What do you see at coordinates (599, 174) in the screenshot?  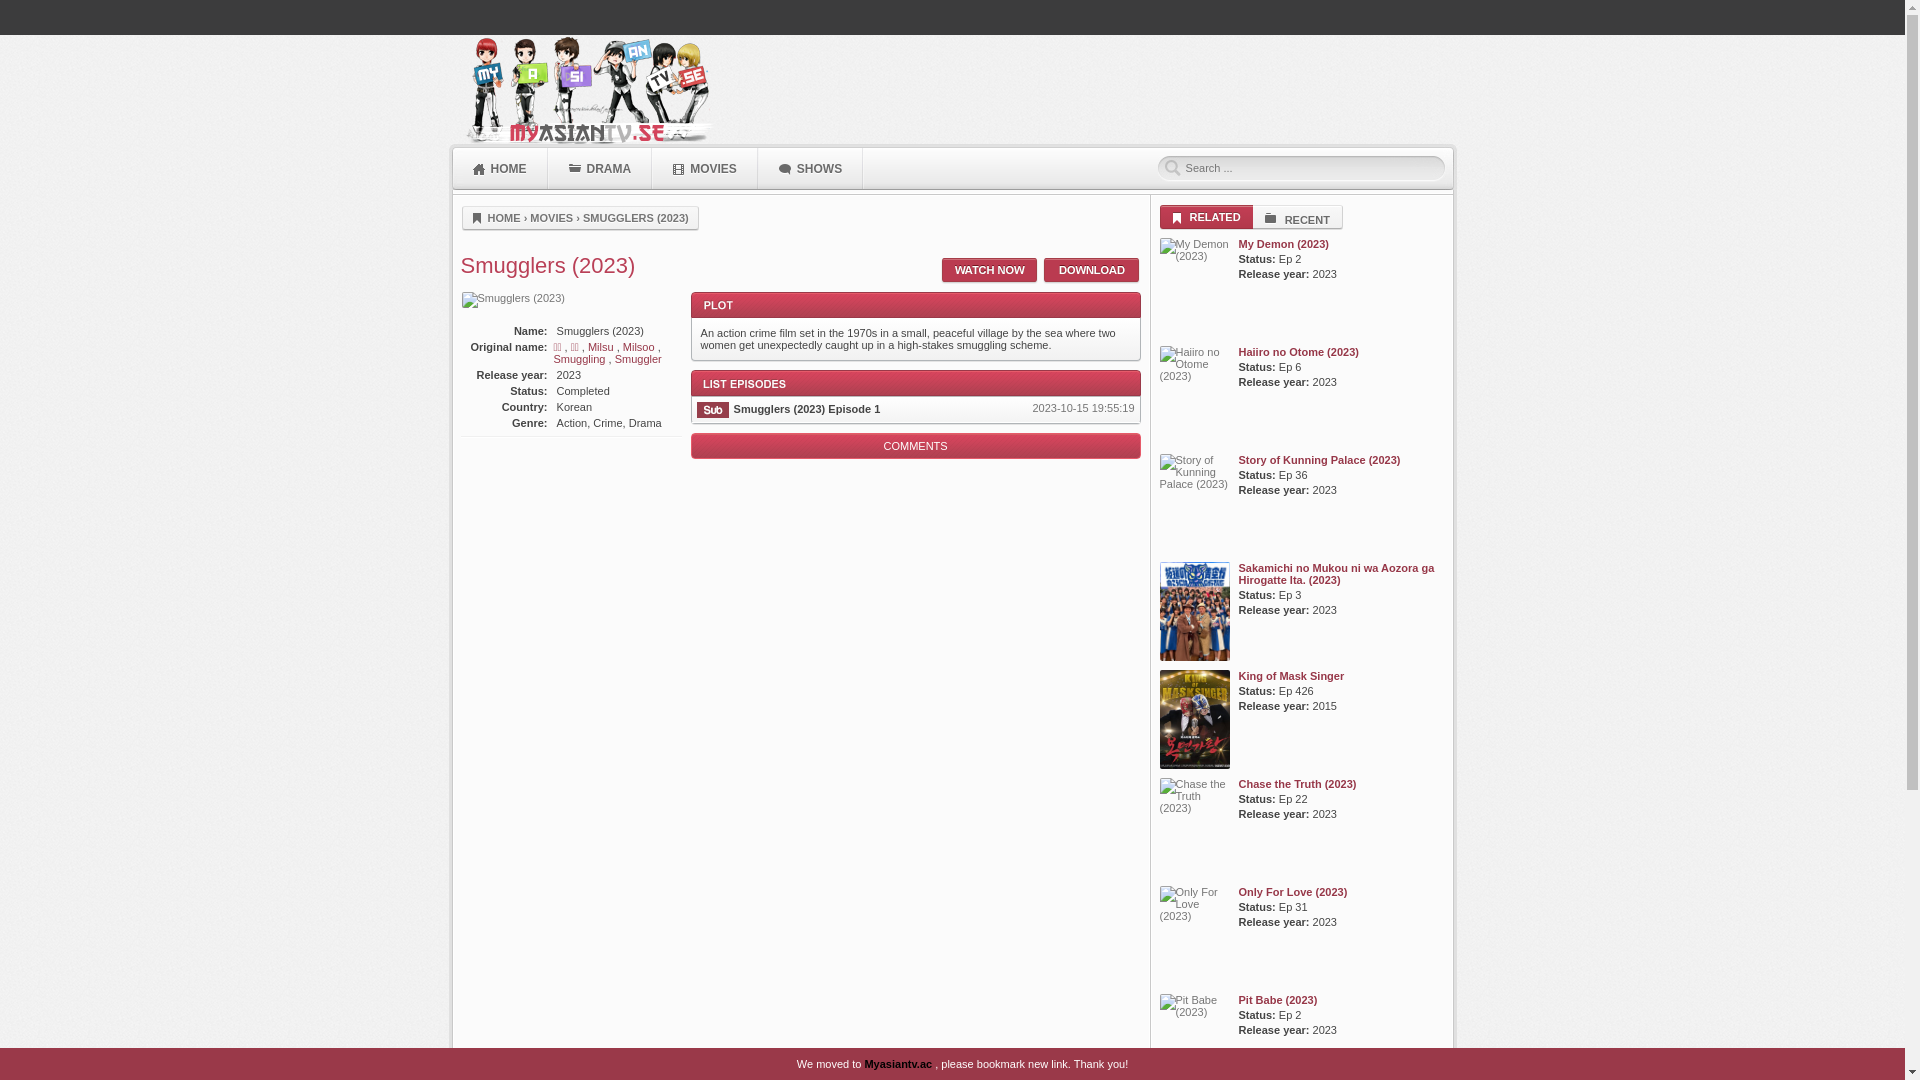 I see `'DRAMA'` at bounding box center [599, 174].